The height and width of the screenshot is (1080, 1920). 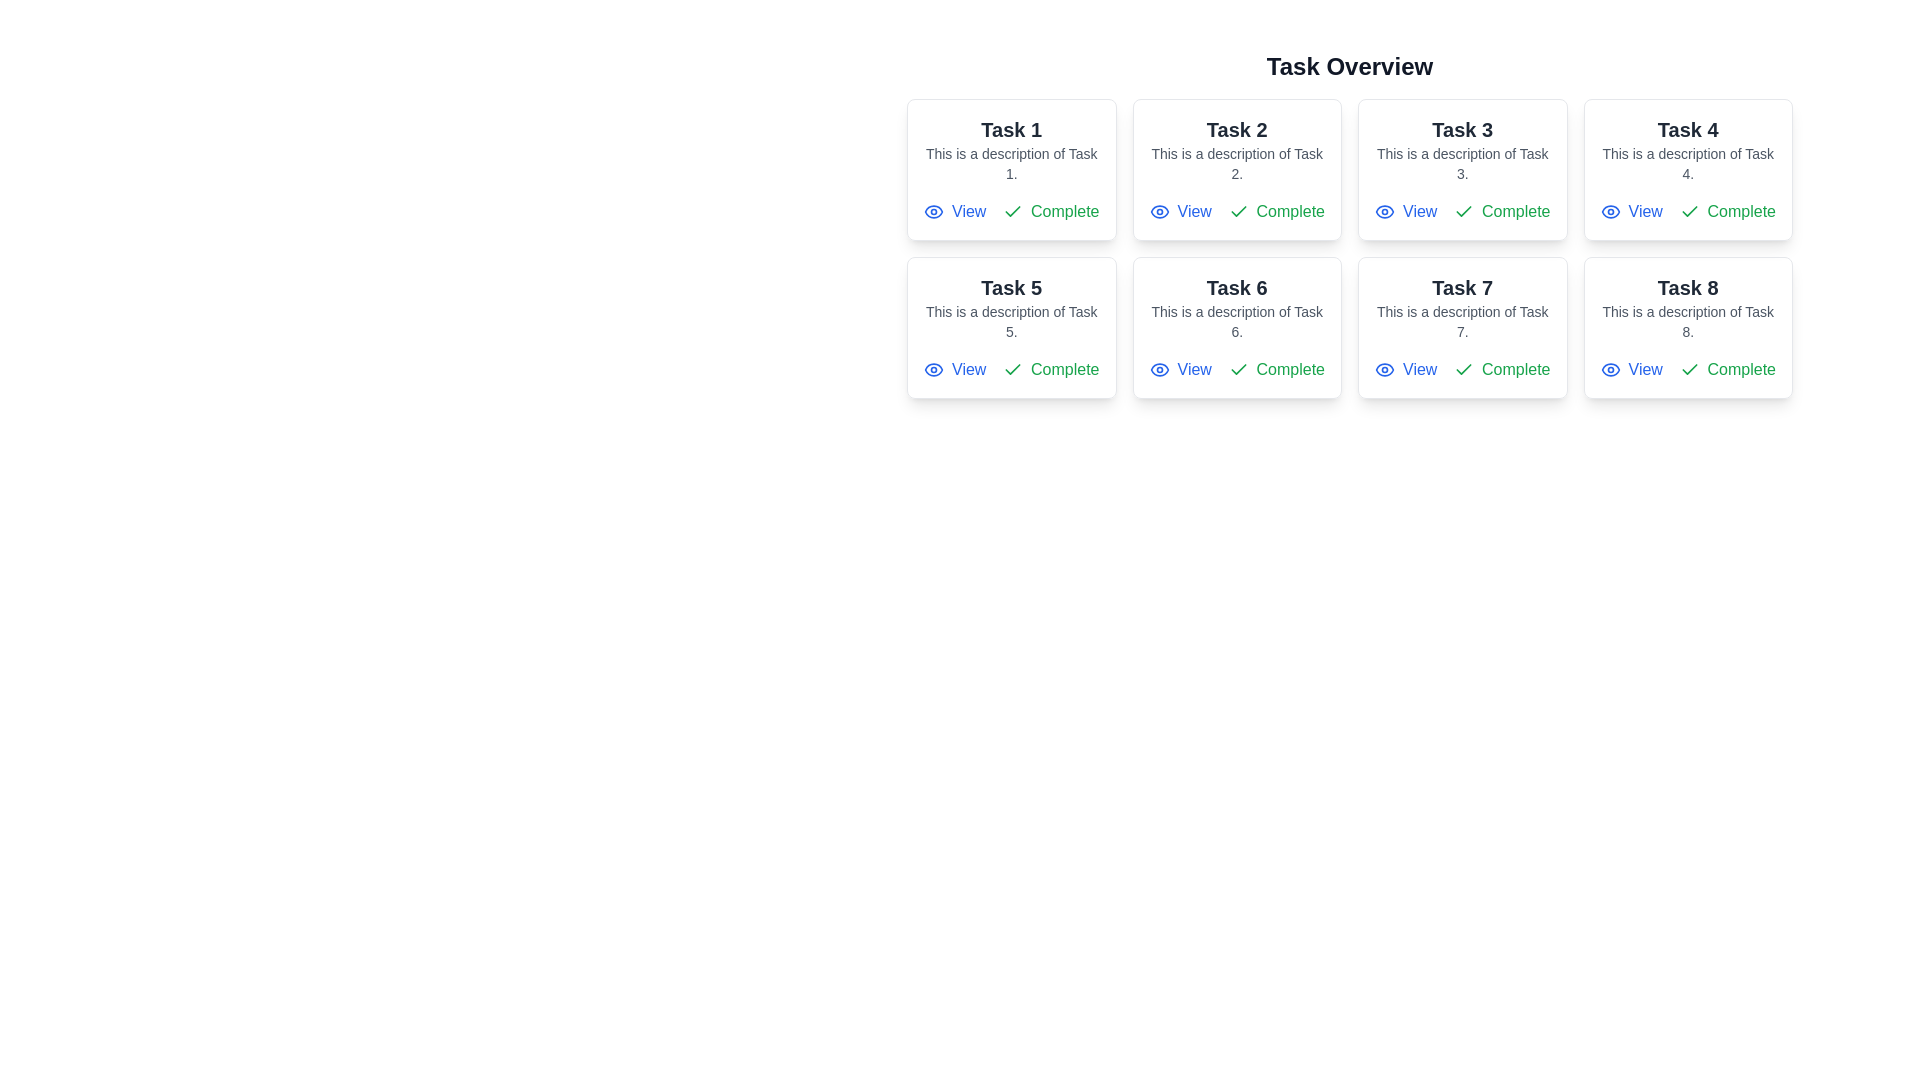 I want to click on the leftmost sub-component of the 'View' icon in the fourth task card located in the top-right section of the task cards, so click(x=1610, y=212).